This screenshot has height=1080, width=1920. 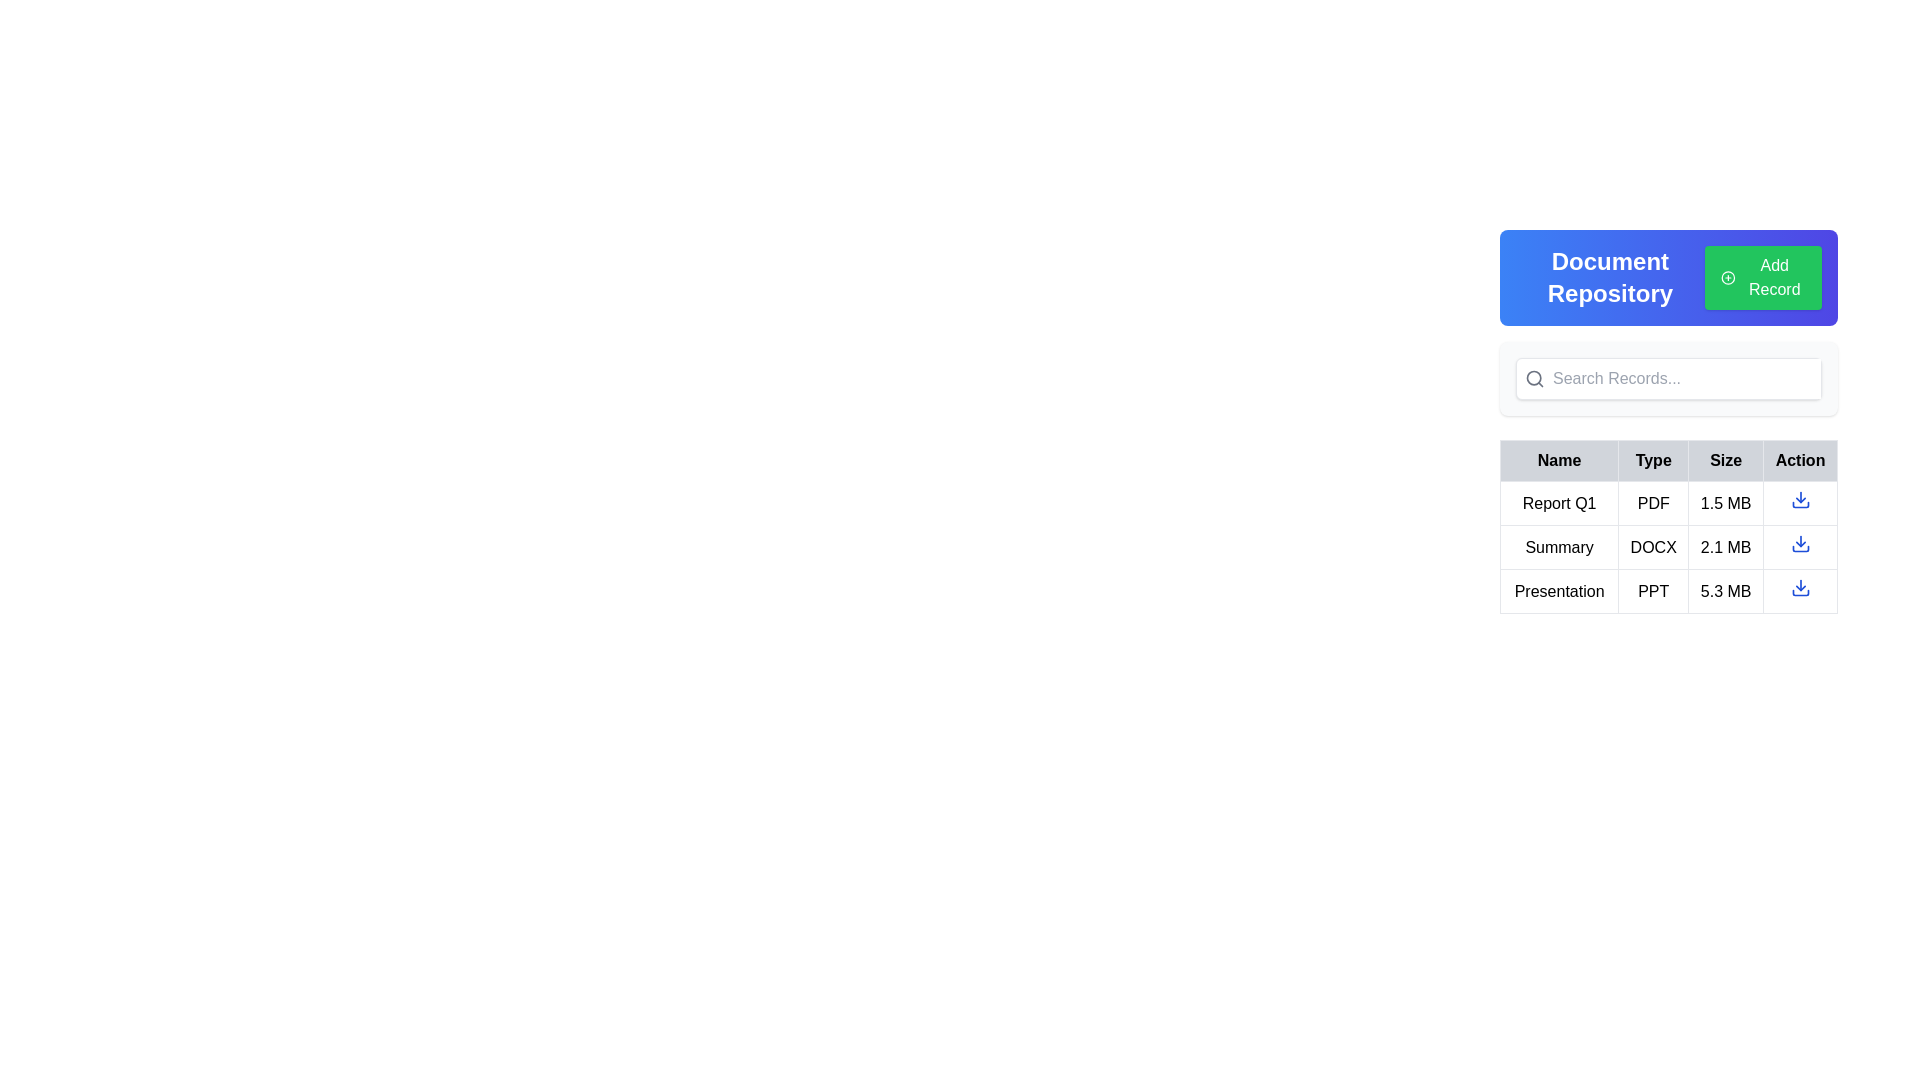 I want to click on the small circular outline within the green 'Add Record' button, which is located at the upper right corner of the blue document repository header, so click(x=1727, y=277).